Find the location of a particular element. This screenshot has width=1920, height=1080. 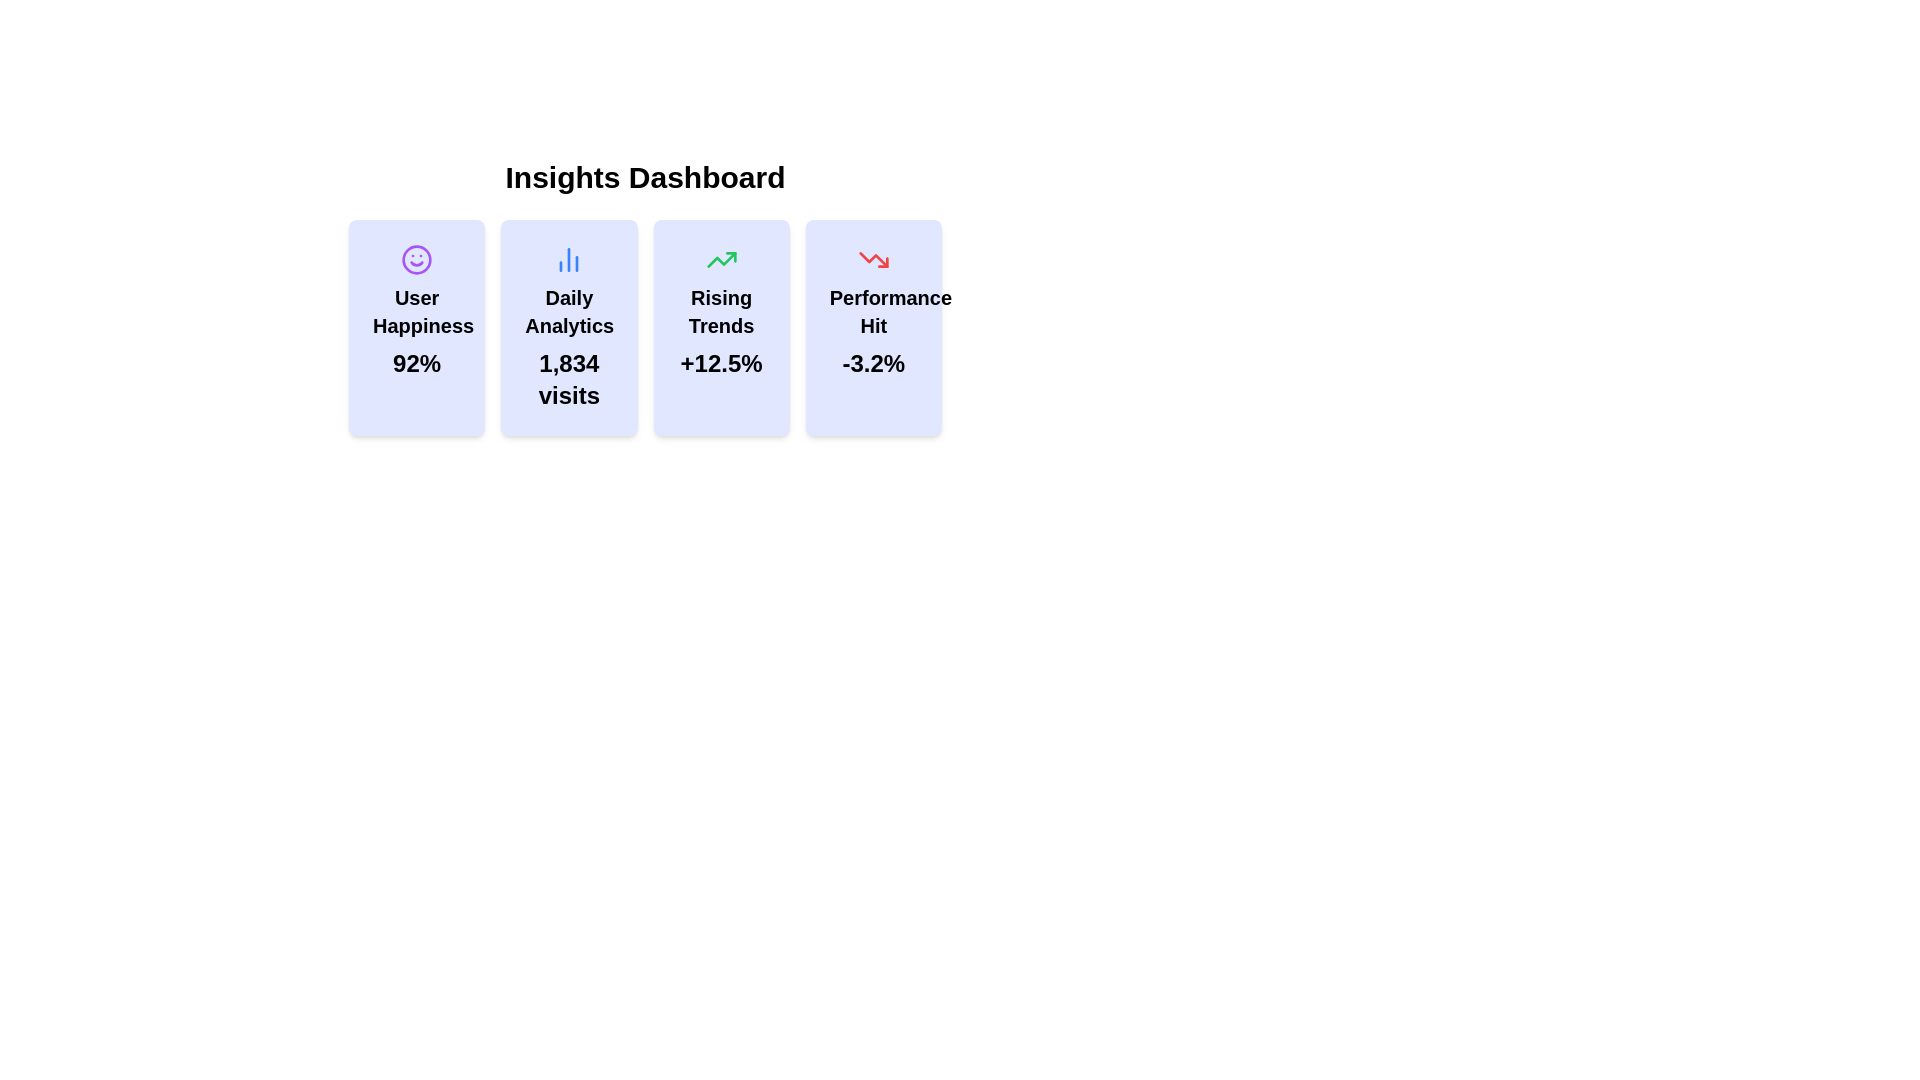

text label displaying '1,834 visits' which is part of the 'Daily Analytics' card in the dashboard is located at coordinates (568, 380).